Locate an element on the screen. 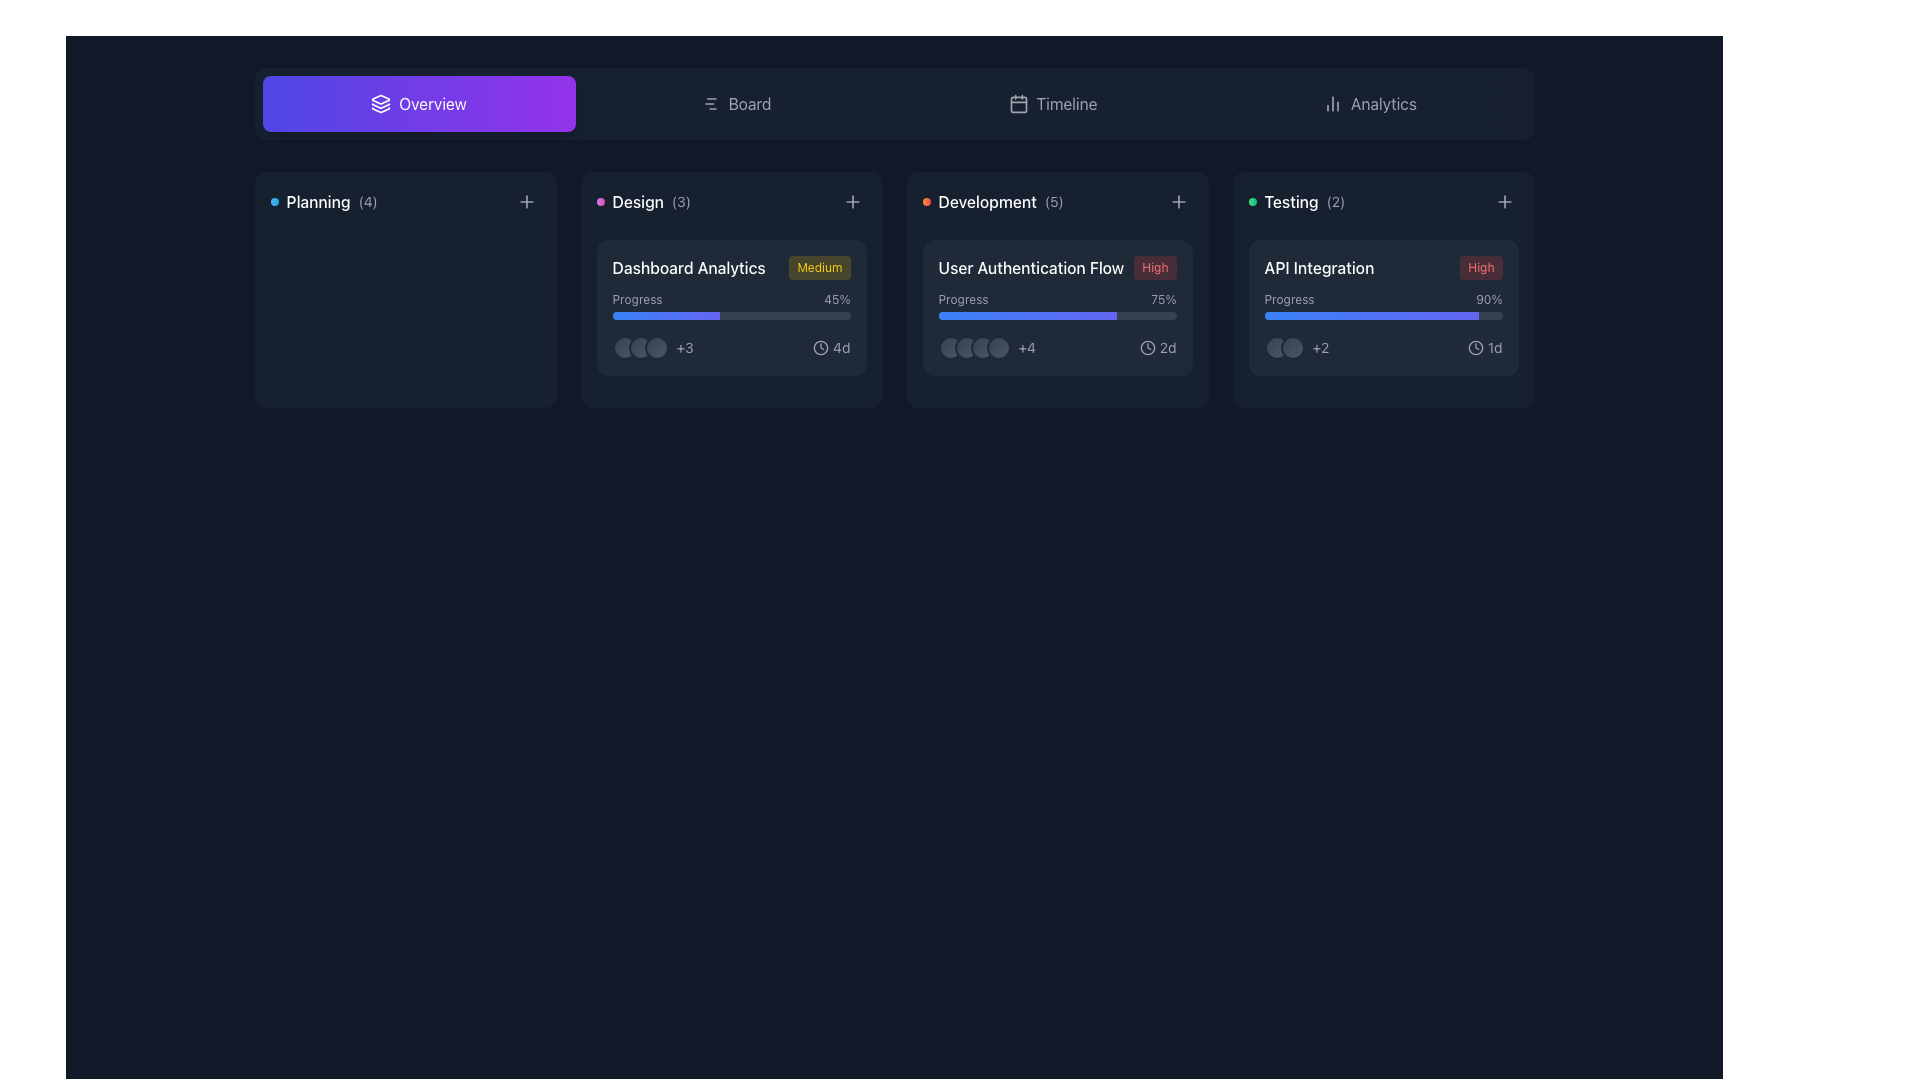 This screenshot has height=1080, width=1920. the text label displaying the time-related value located in the bottom-right corner of the 'User Authentication Flow' UI card, next to the clock icon is located at coordinates (1168, 346).